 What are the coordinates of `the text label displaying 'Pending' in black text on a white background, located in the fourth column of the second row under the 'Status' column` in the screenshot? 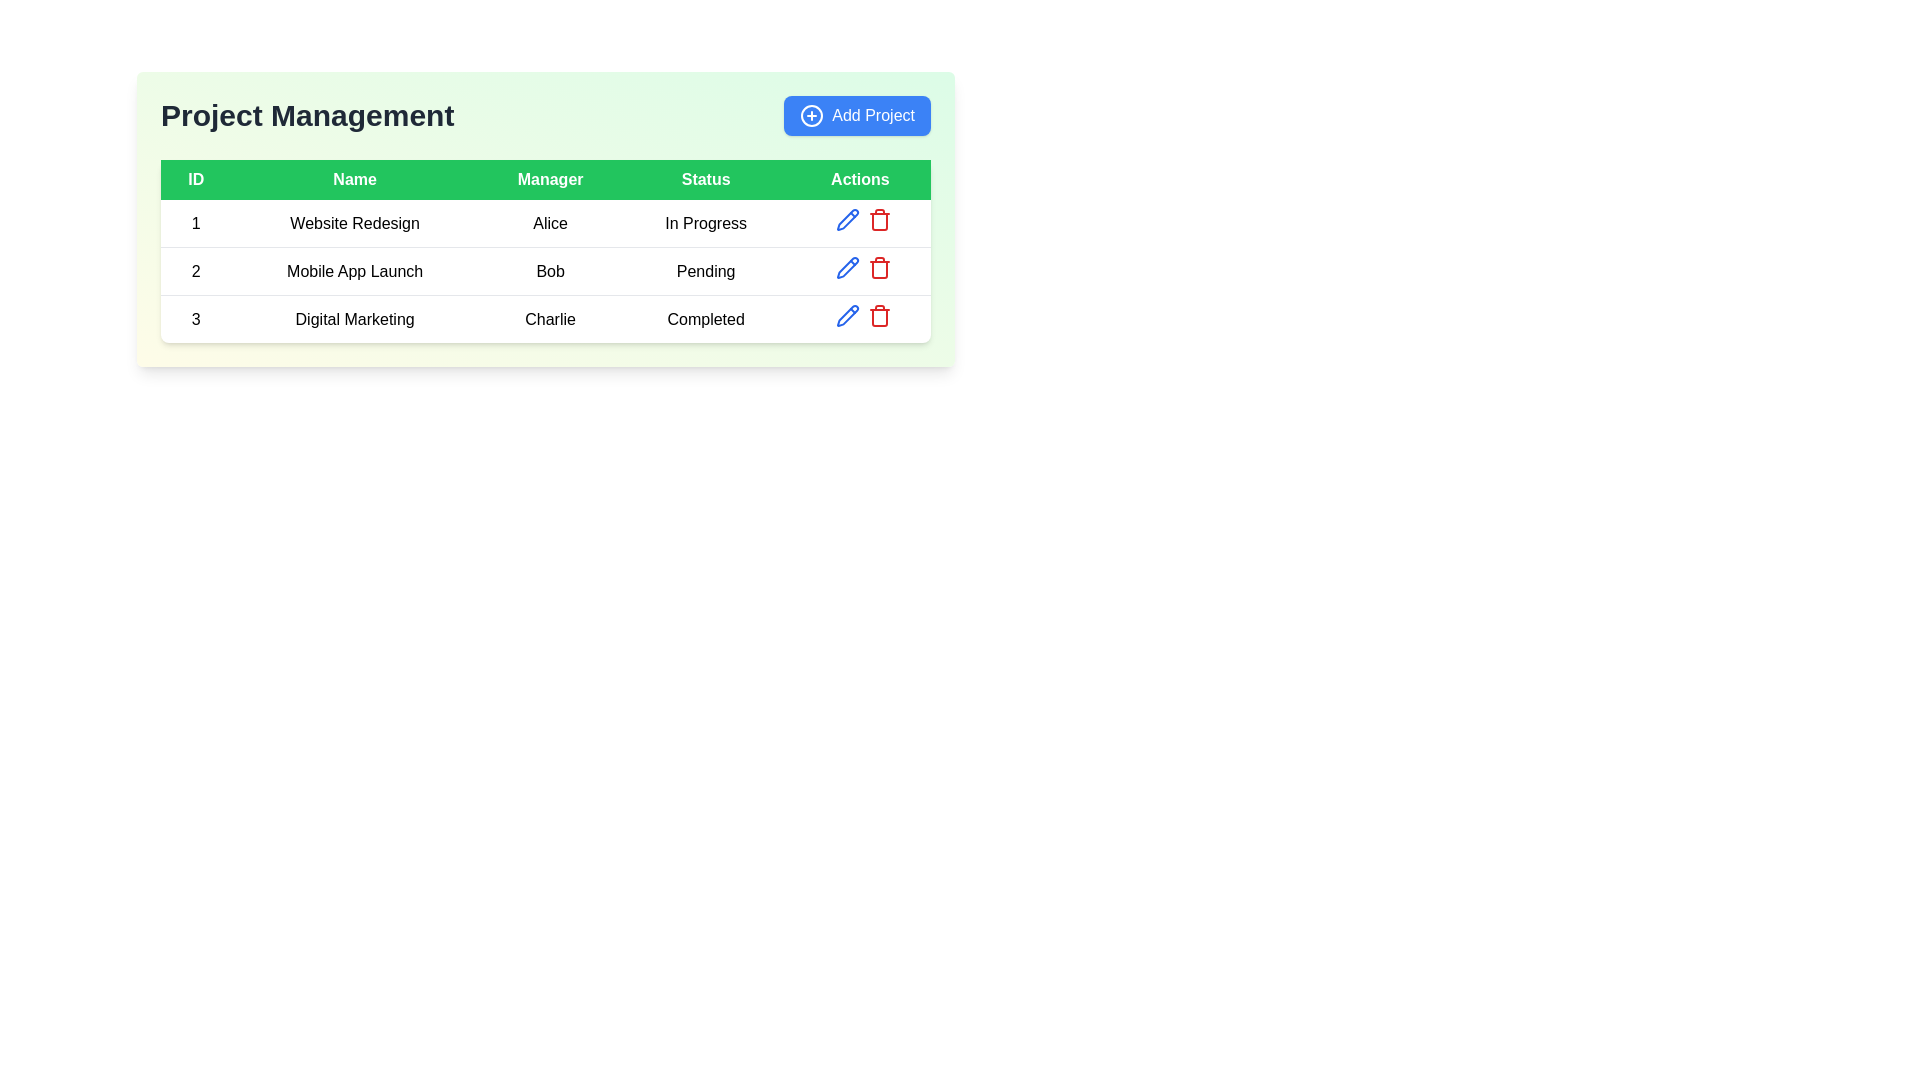 It's located at (706, 271).